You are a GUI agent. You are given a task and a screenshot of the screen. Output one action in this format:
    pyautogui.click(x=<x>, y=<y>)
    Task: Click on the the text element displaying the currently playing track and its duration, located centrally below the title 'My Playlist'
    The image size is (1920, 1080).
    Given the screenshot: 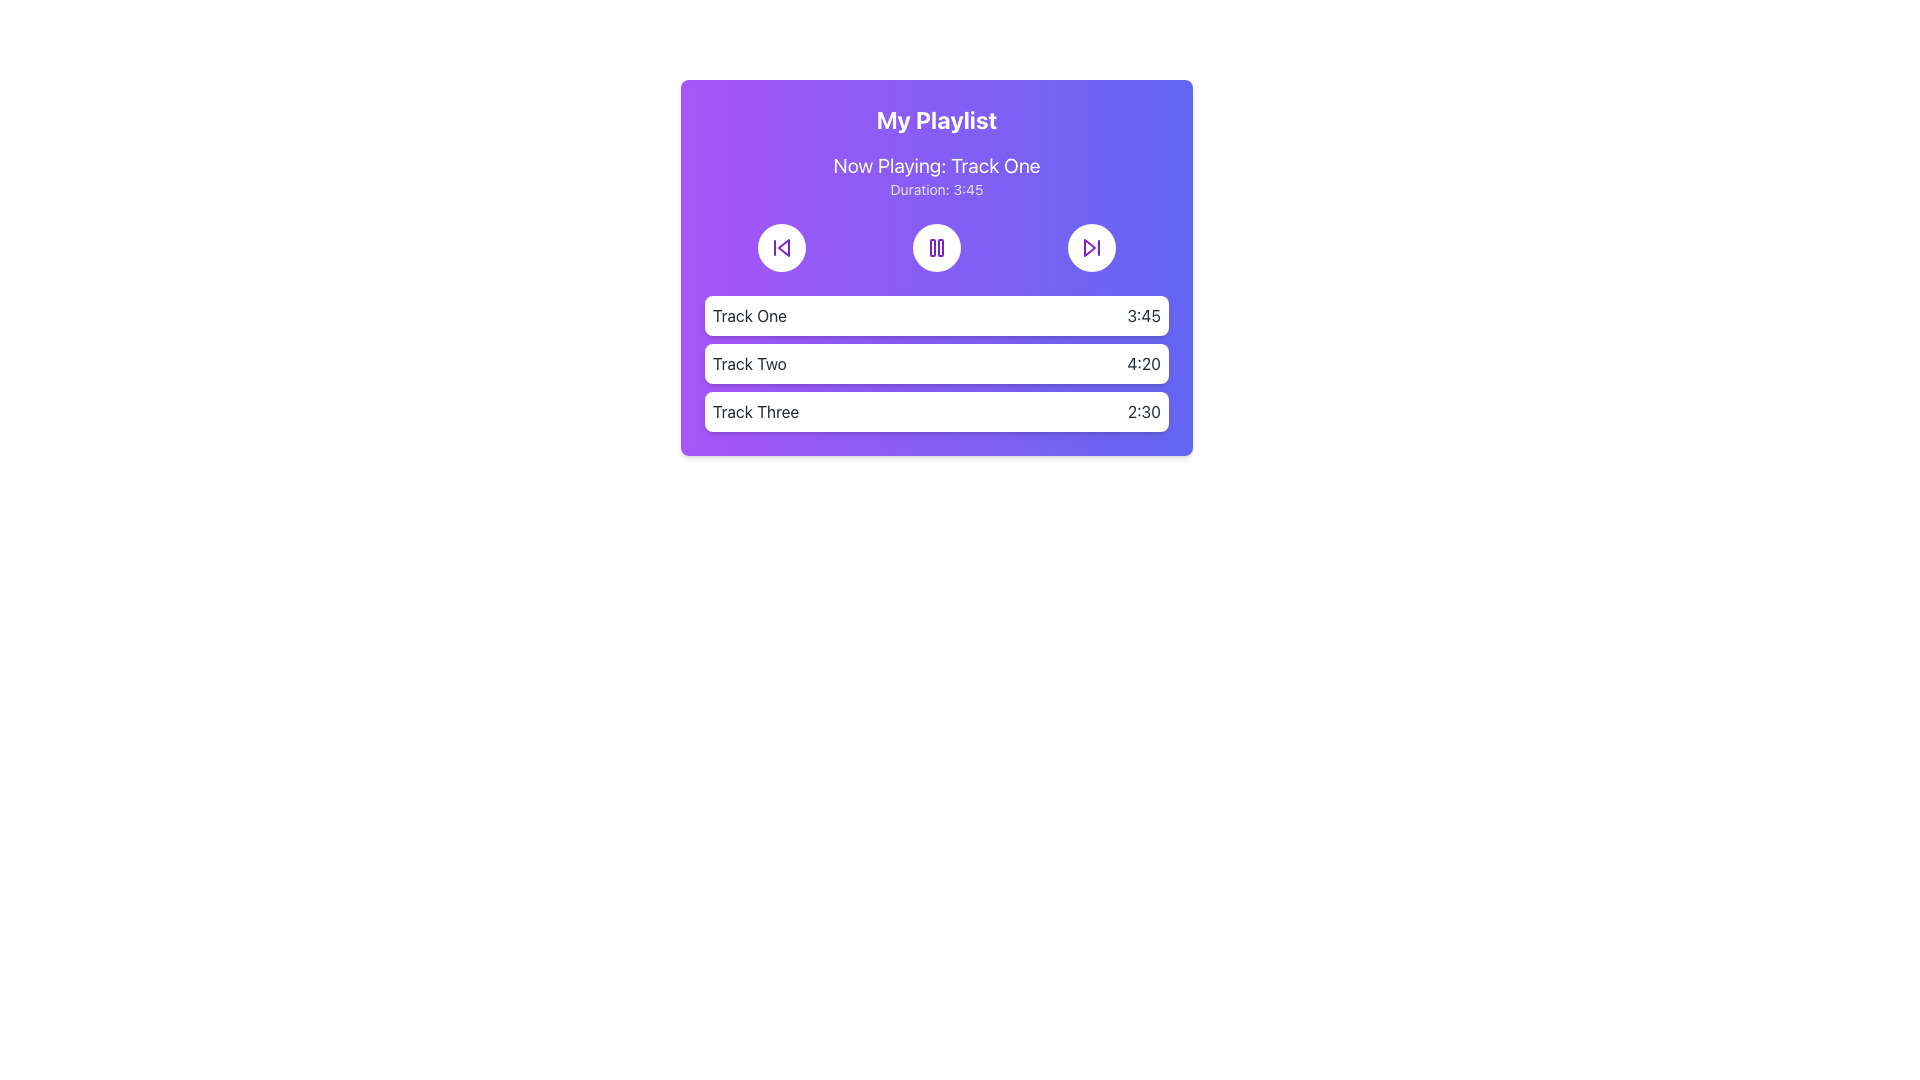 What is the action you would take?
    pyautogui.click(x=935, y=175)
    